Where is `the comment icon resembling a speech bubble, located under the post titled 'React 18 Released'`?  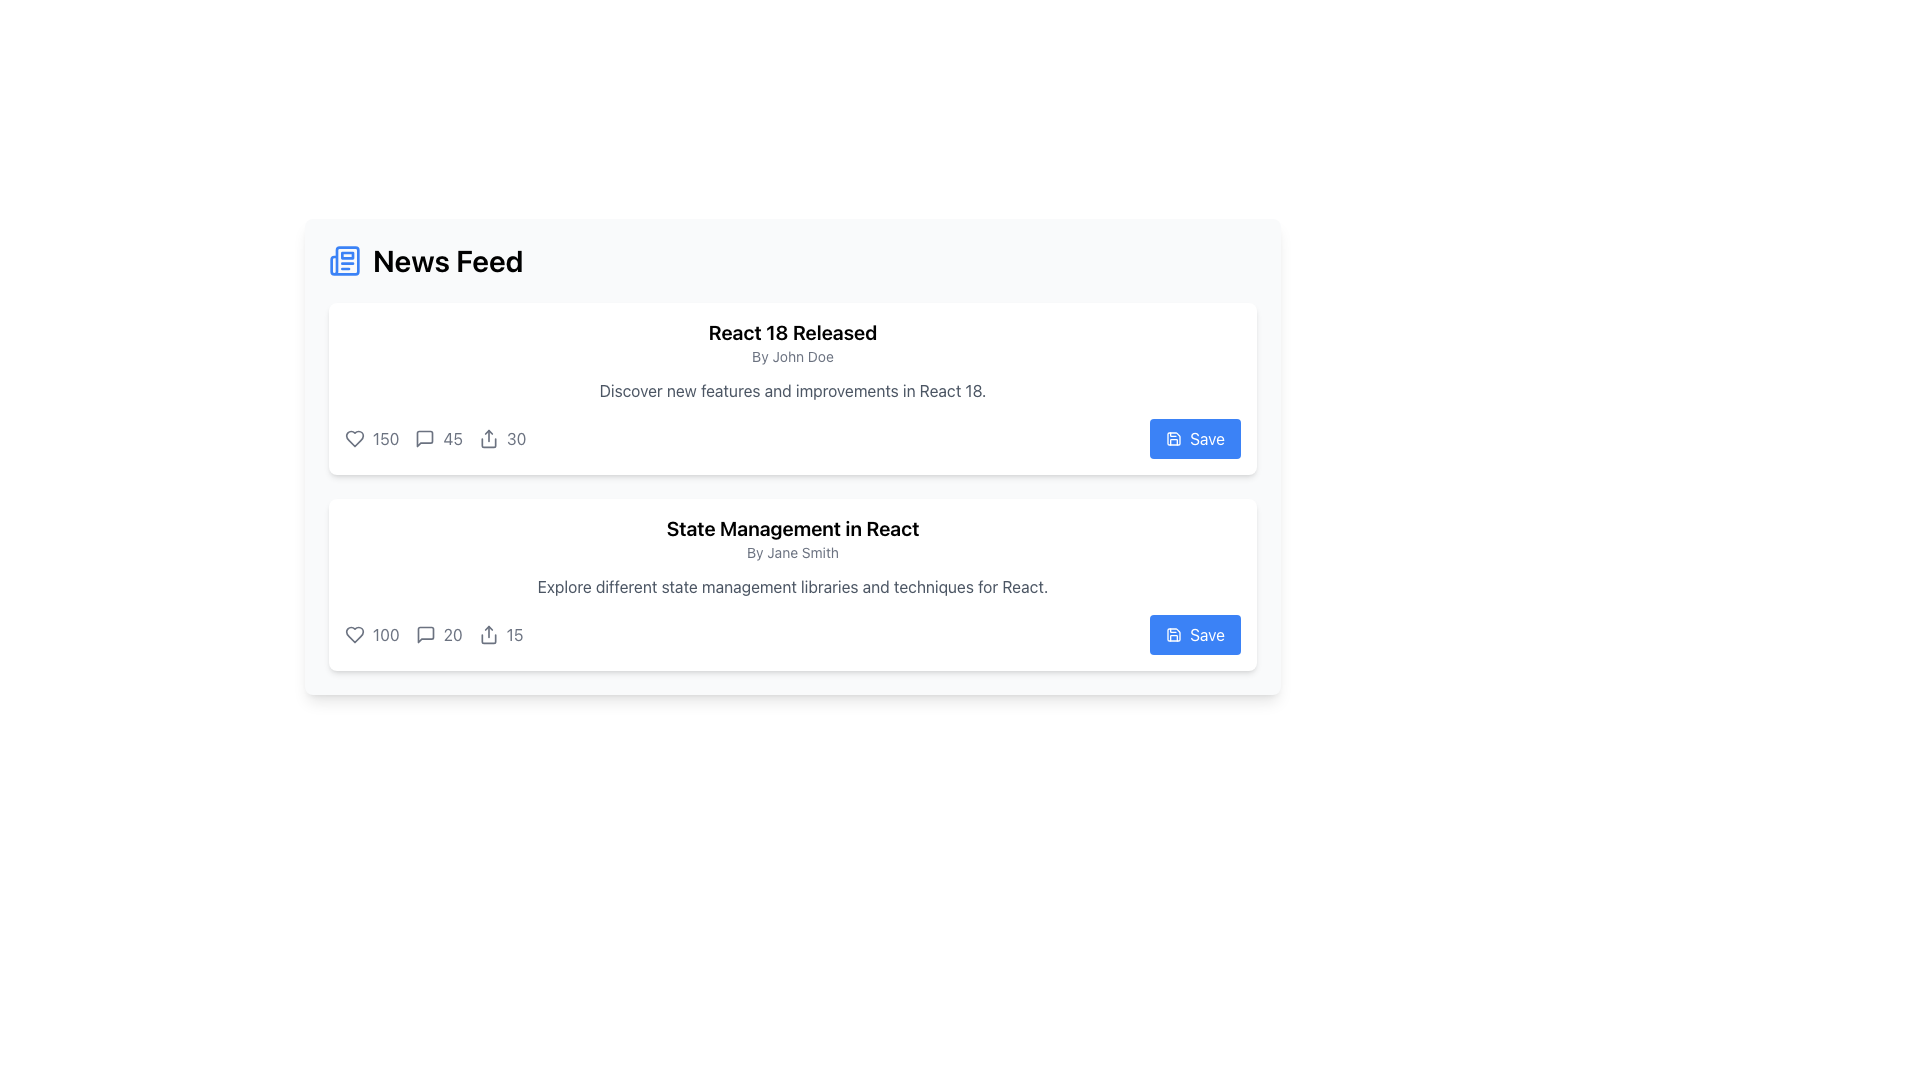
the comment icon resembling a speech bubble, located under the post titled 'React 18 Released' is located at coordinates (424, 438).